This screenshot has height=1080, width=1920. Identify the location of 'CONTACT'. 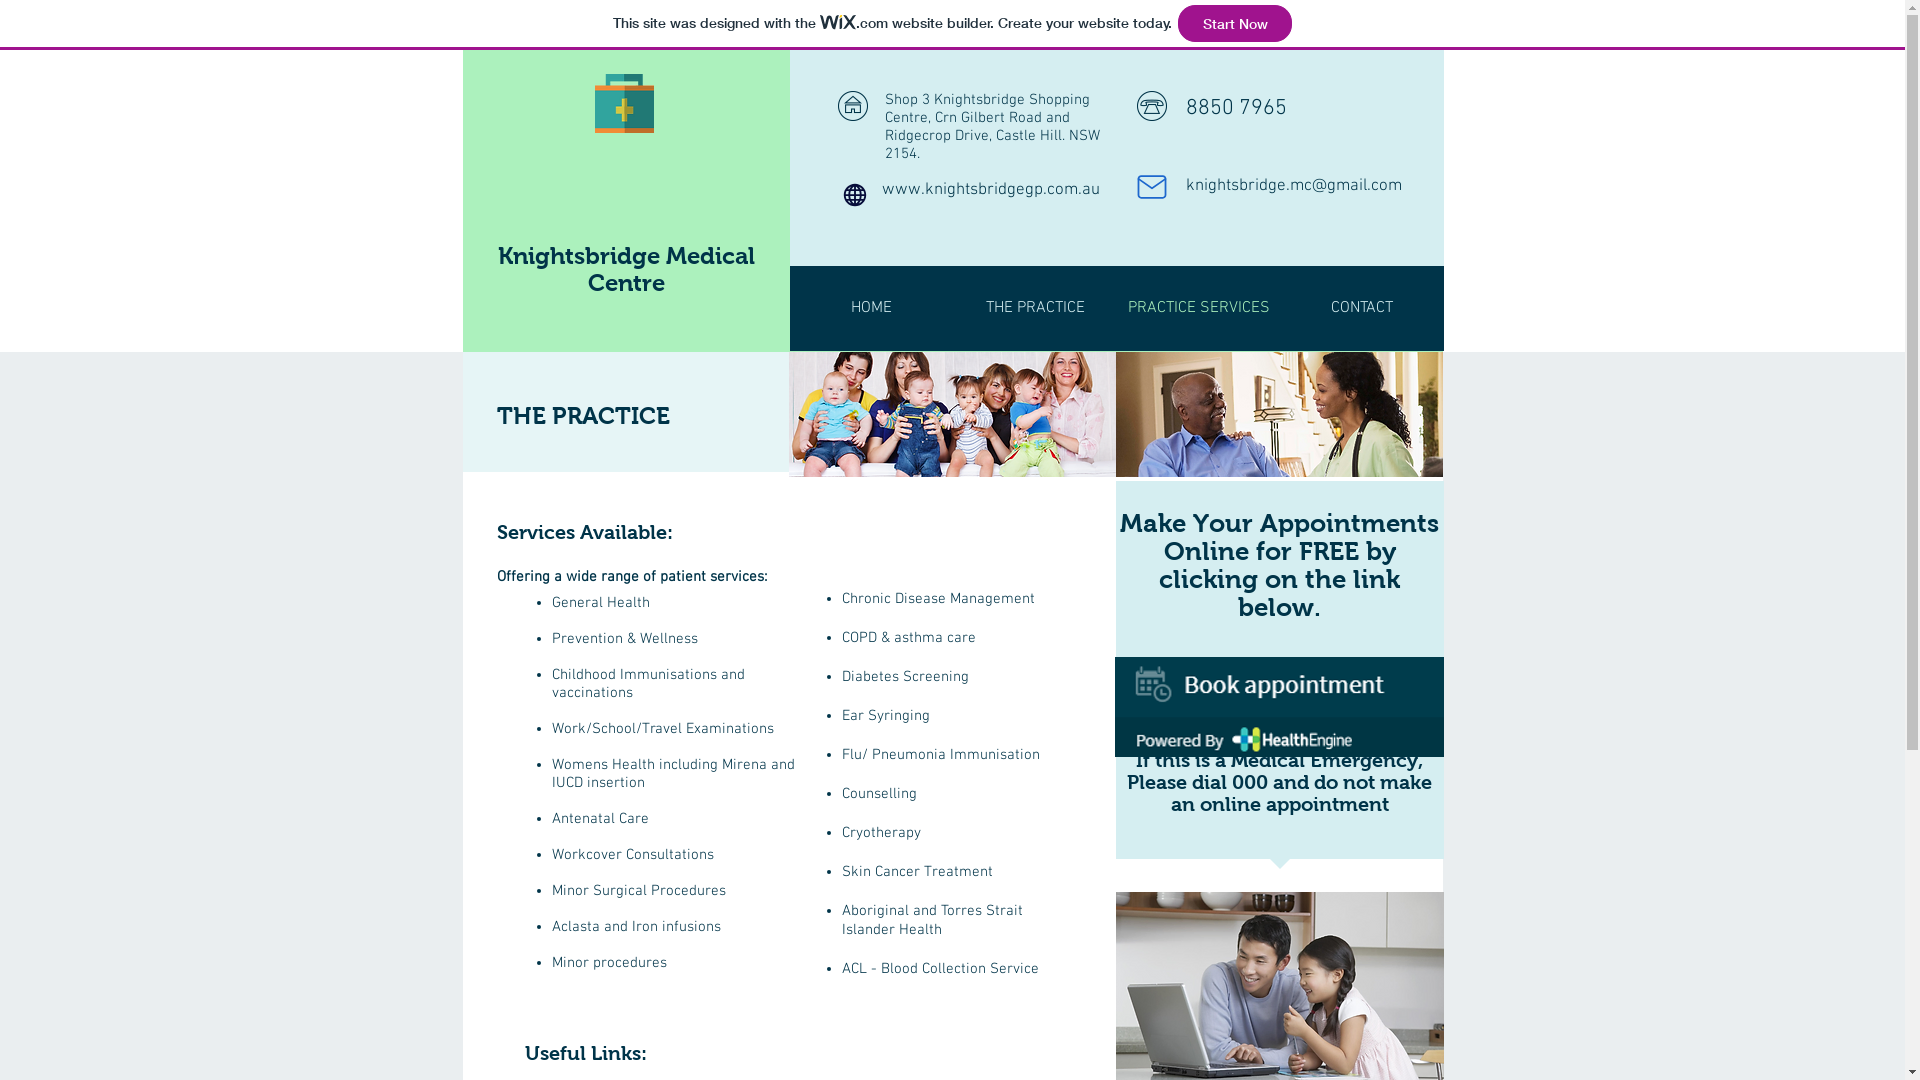
(1360, 308).